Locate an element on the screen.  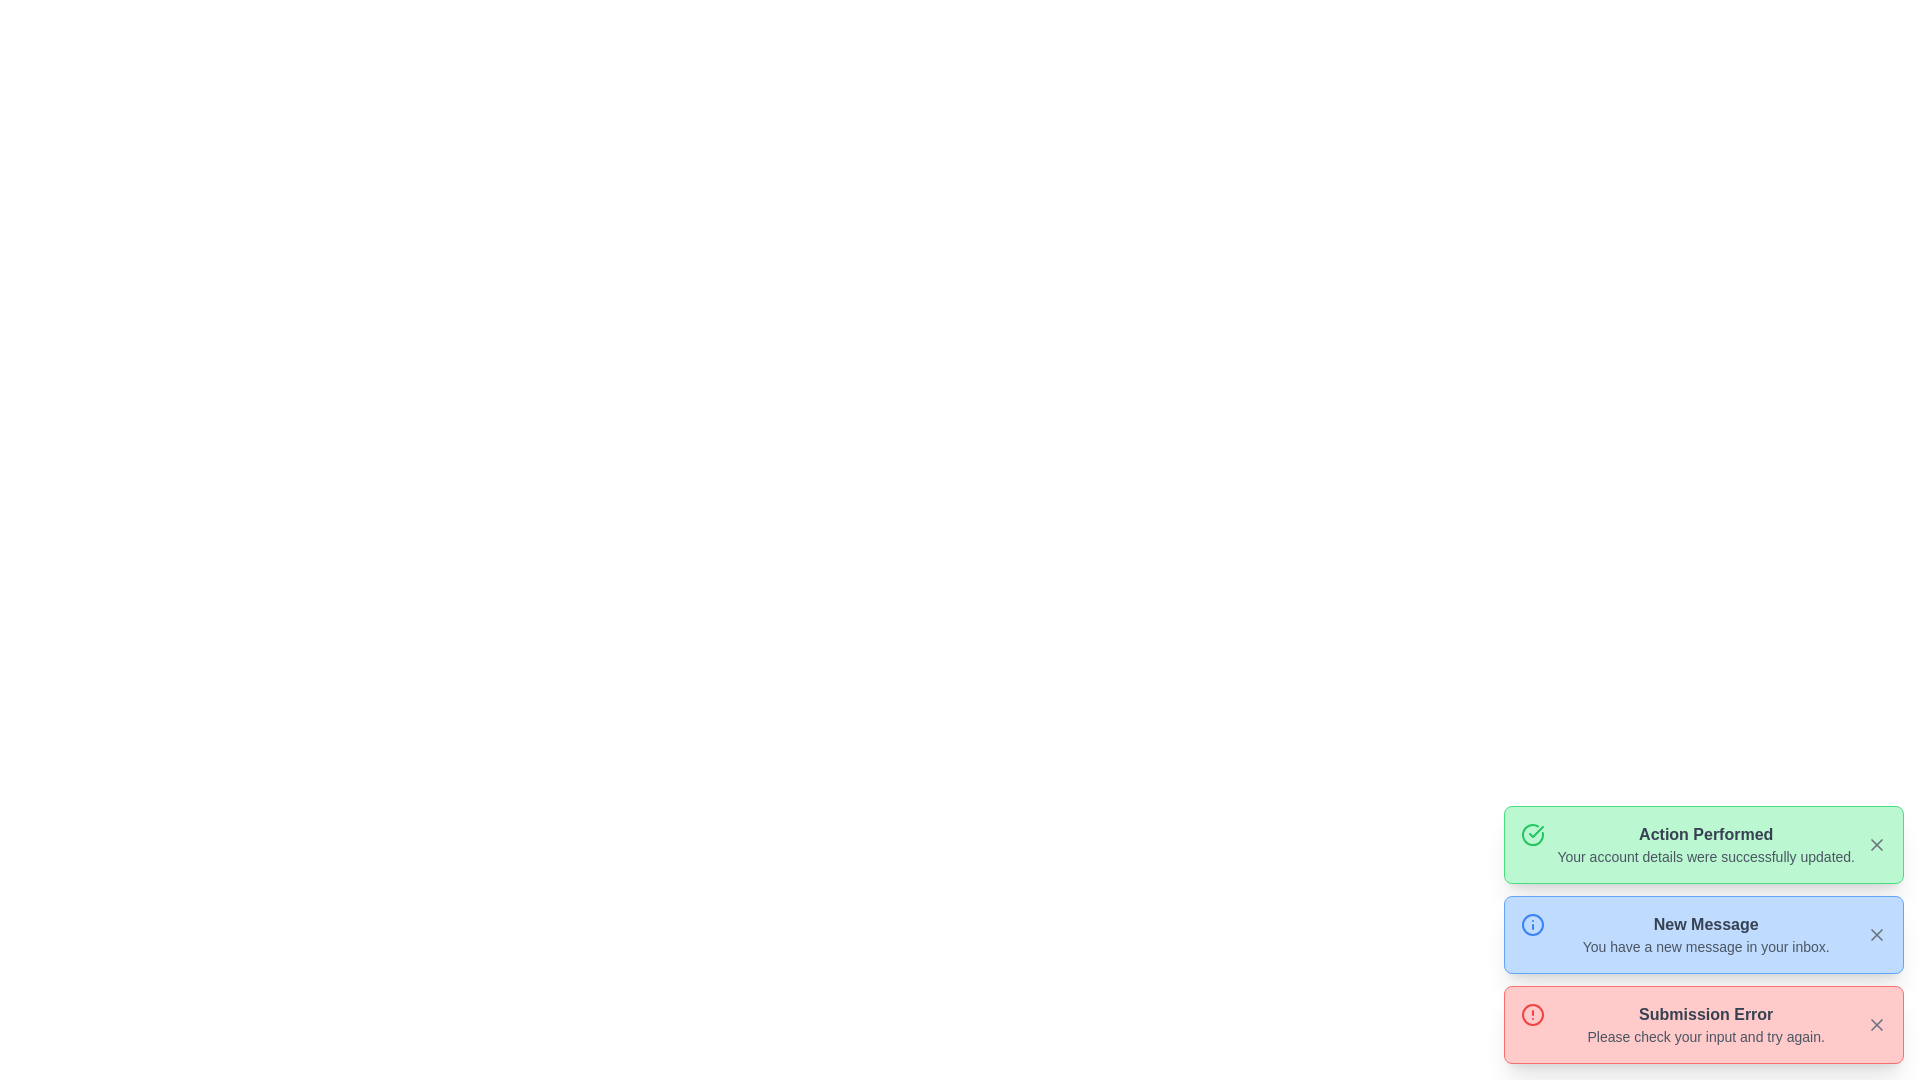
static text content within the green notification area that displays 'Action Performed' and 'Your account details were successfully updated.' is located at coordinates (1705, 844).